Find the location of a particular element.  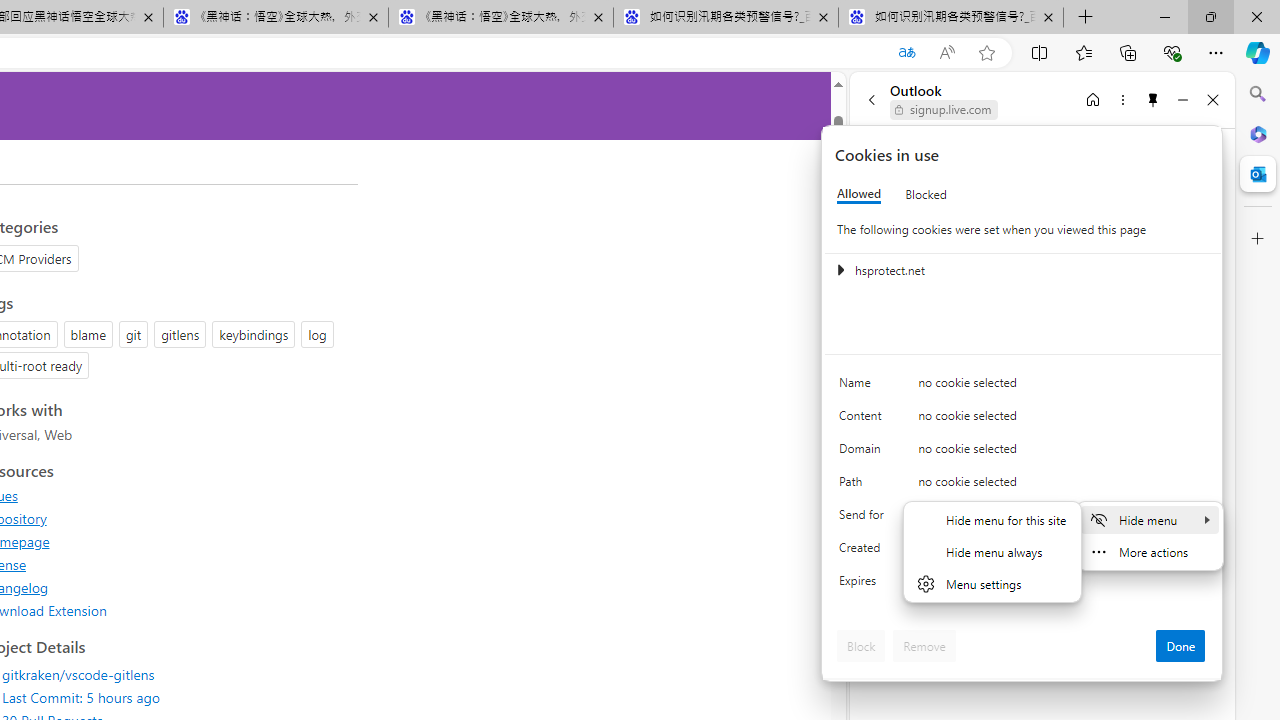

'Send for' is located at coordinates (865, 518).